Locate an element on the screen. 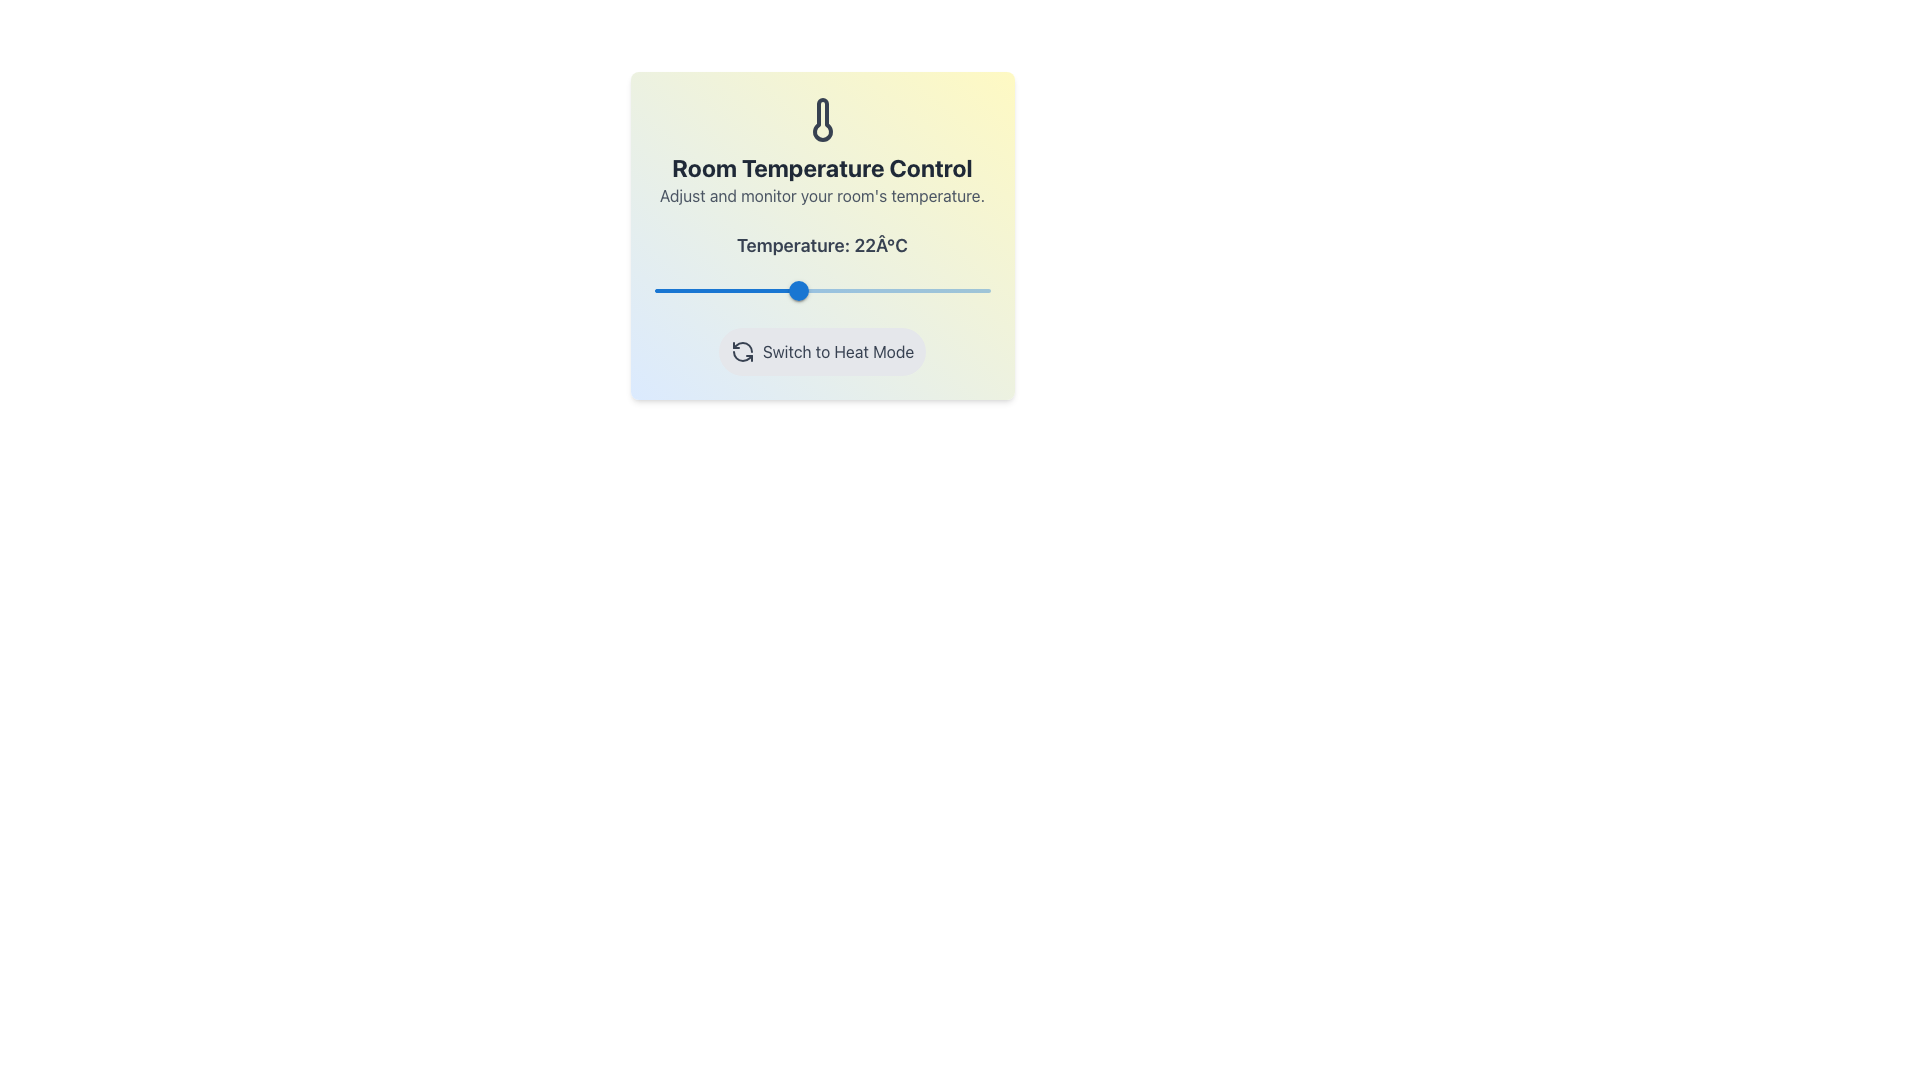 Image resolution: width=1920 pixels, height=1080 pixels. the temperature is located at coordinates (847, 290).